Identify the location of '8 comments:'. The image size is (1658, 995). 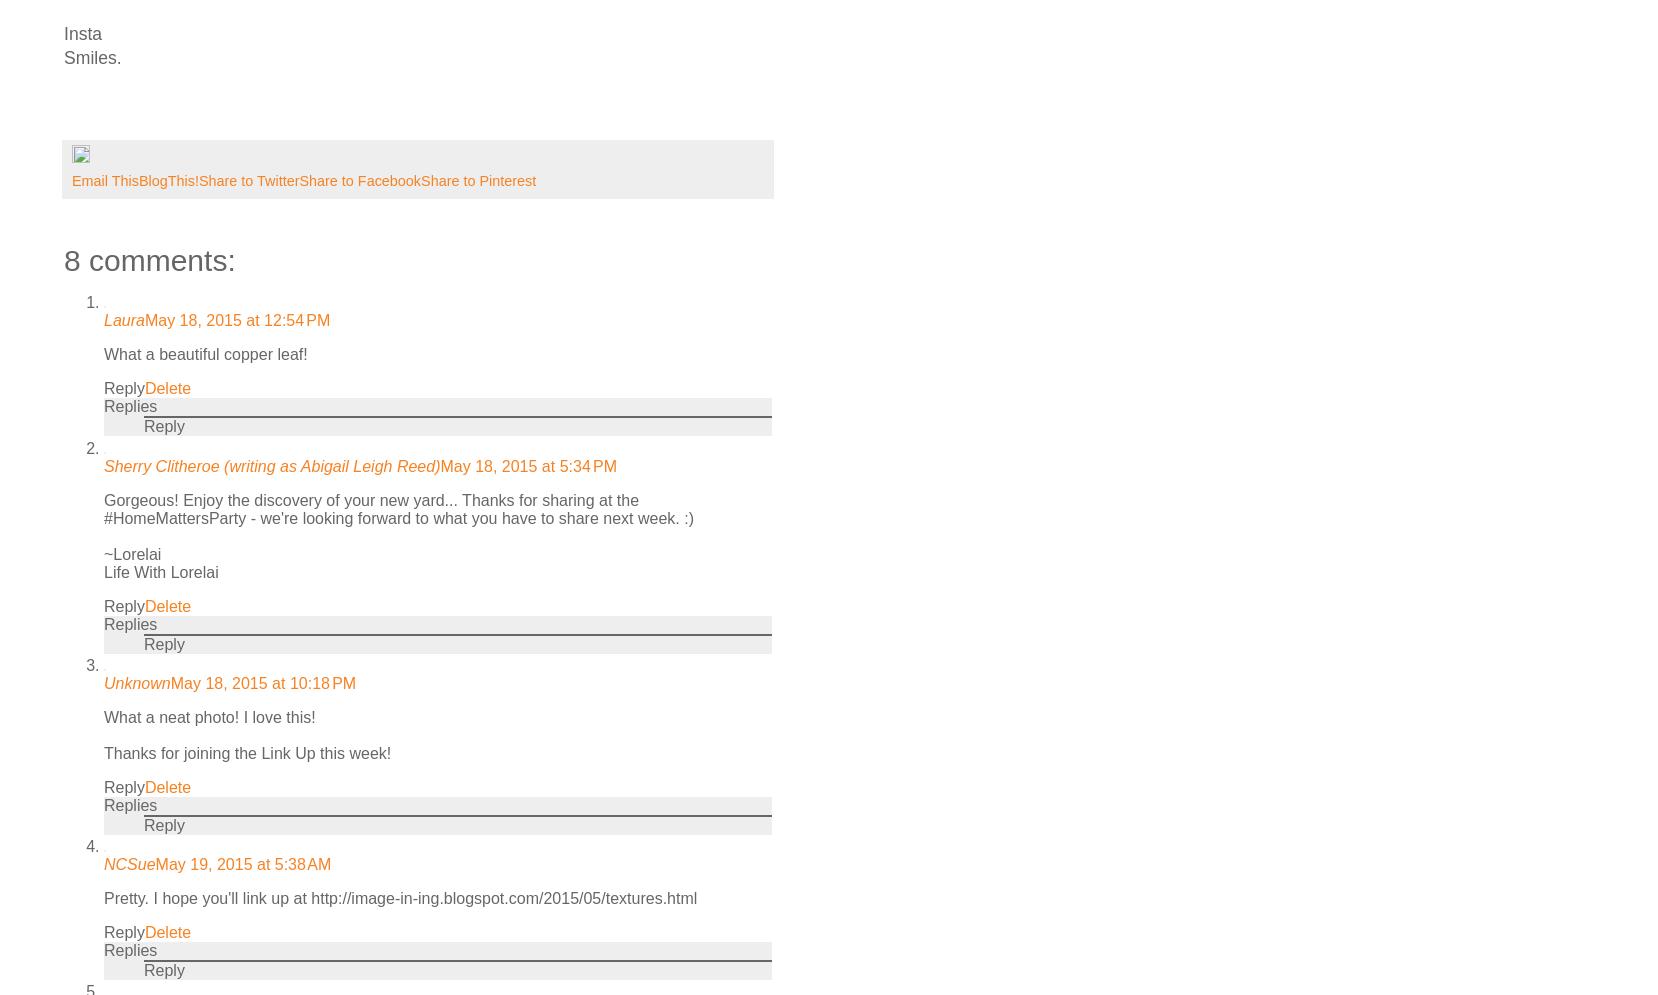
(149, 260).